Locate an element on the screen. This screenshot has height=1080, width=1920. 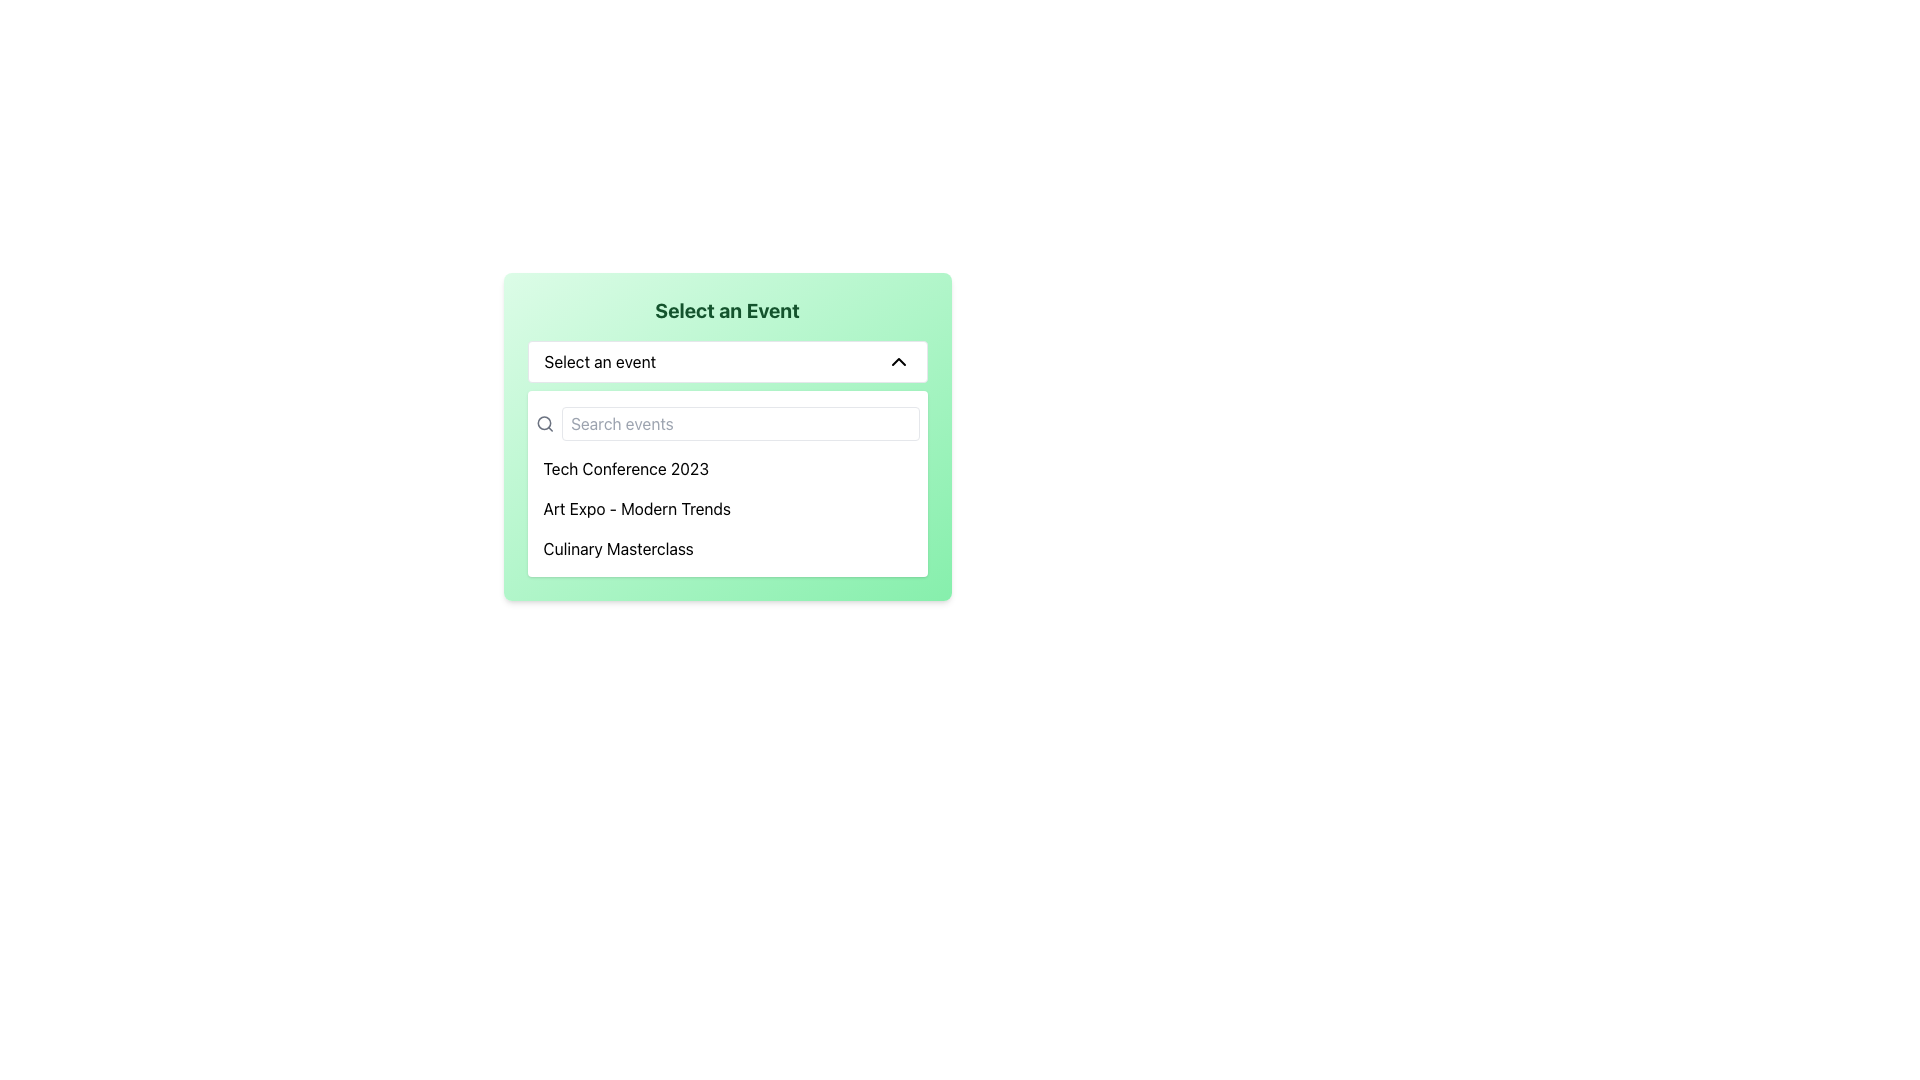
the SVG circle component of the search icon located near the top-left corner of the search bar, which is part of the event selection interface is located at coordinates (543, 422).